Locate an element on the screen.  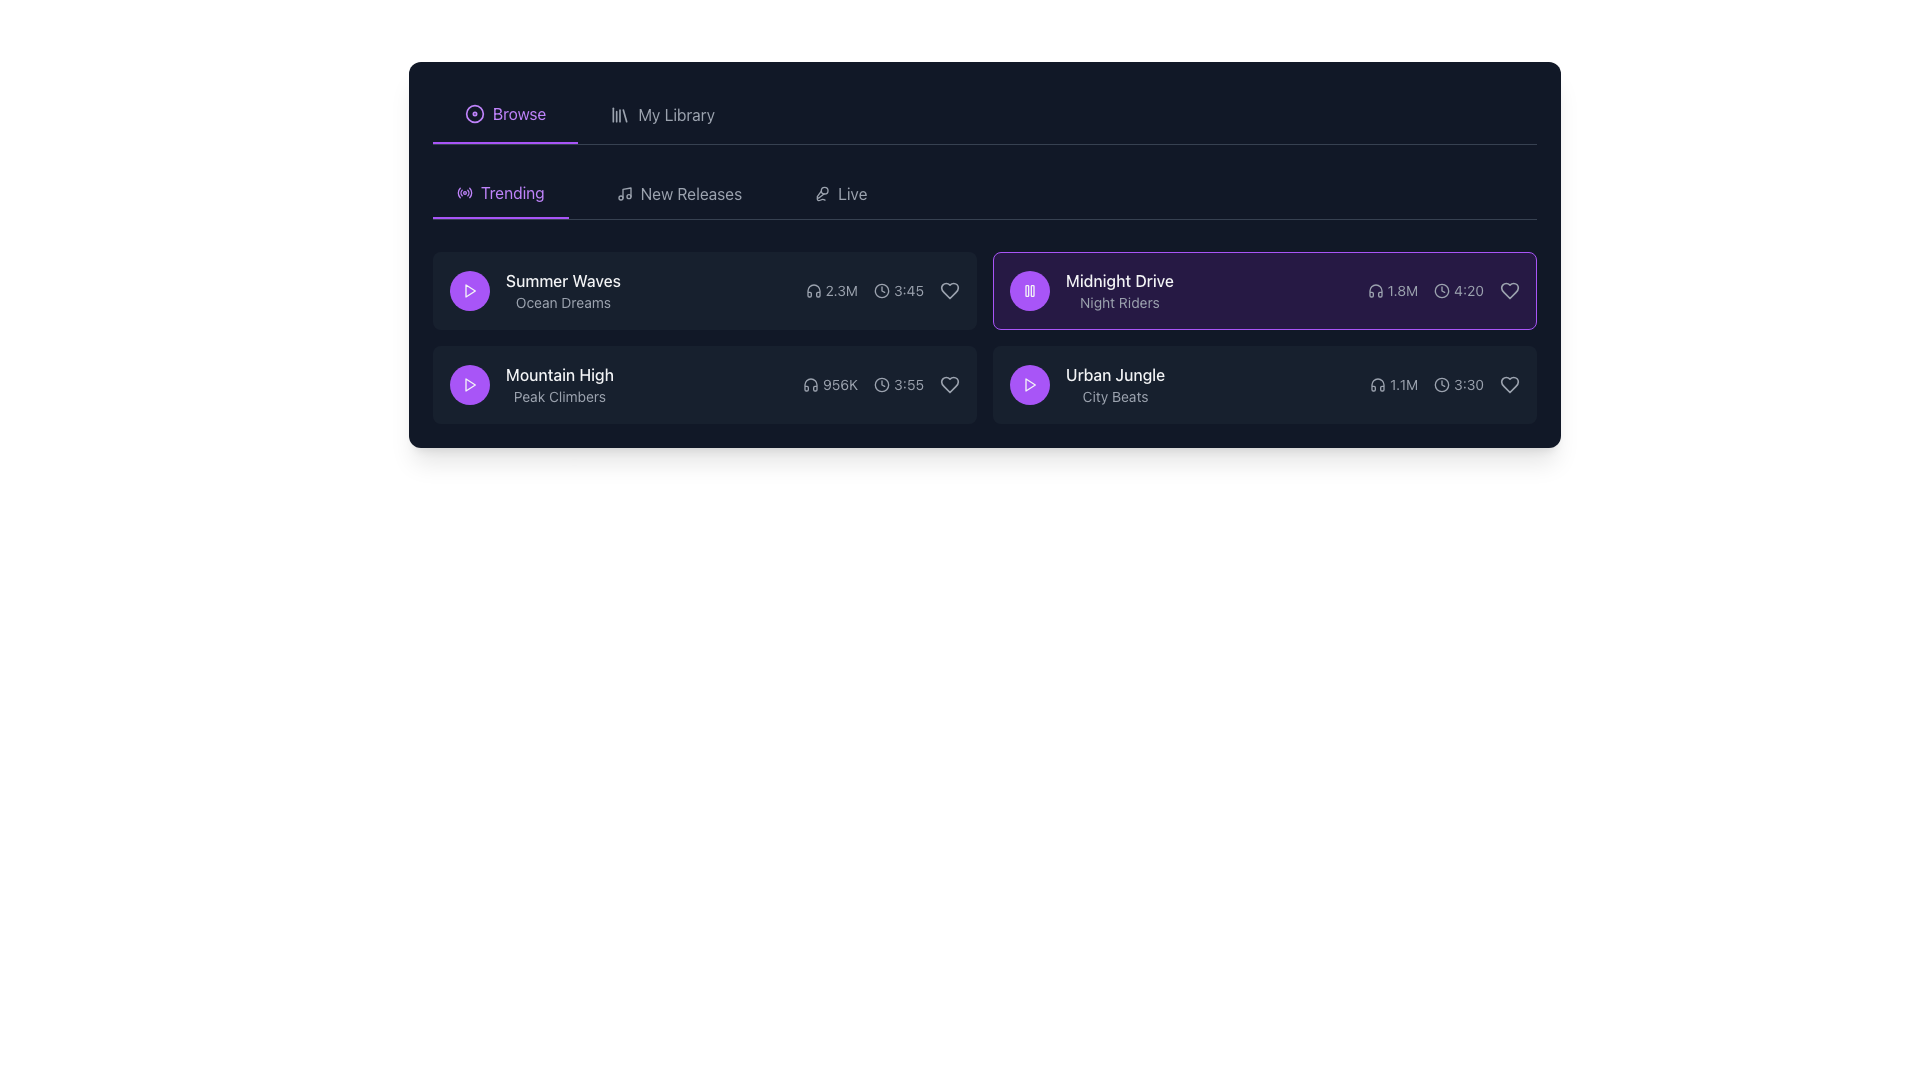
the small clock-shaped icon located to the left of the time text '3:45' in the song information section for 'Summer Waves - Ocean Dreams' is located at coordinates (881, 290).